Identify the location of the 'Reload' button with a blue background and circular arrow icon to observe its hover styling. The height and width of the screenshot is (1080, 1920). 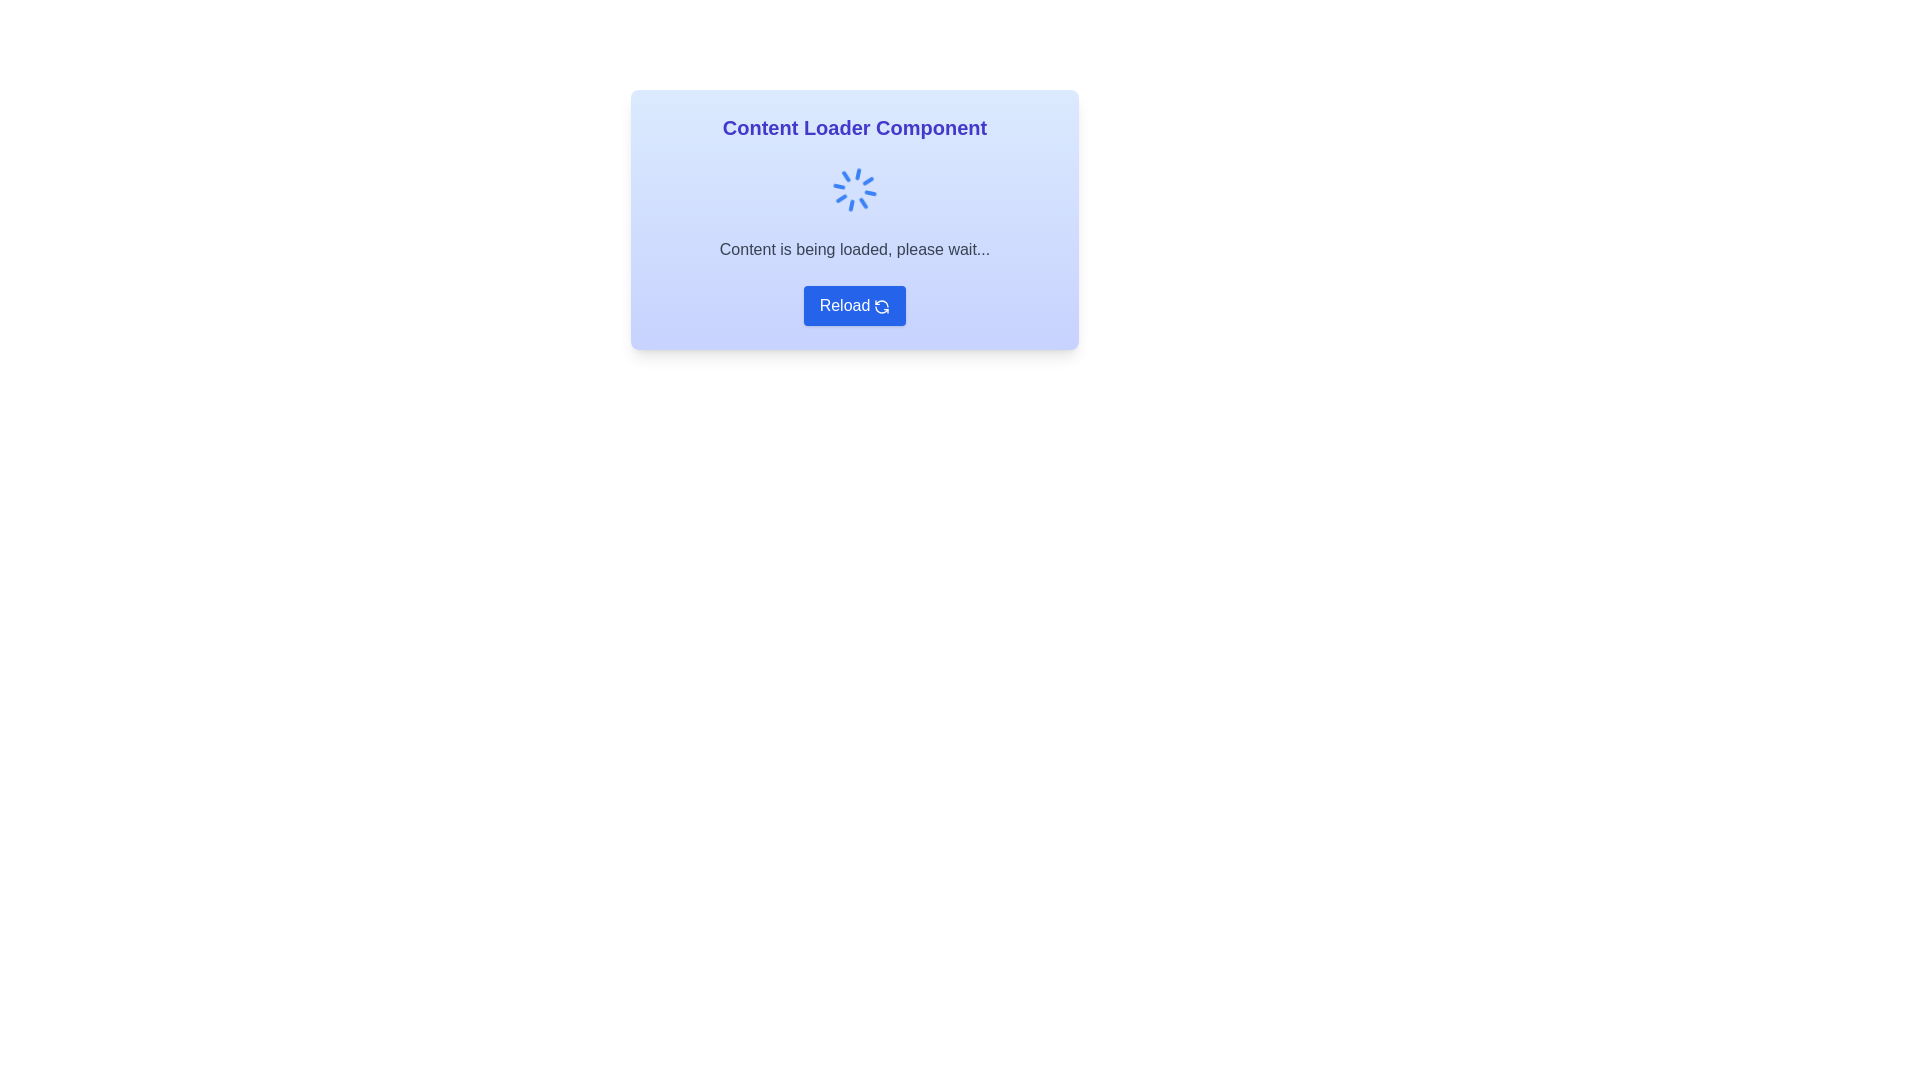
(854, 305).